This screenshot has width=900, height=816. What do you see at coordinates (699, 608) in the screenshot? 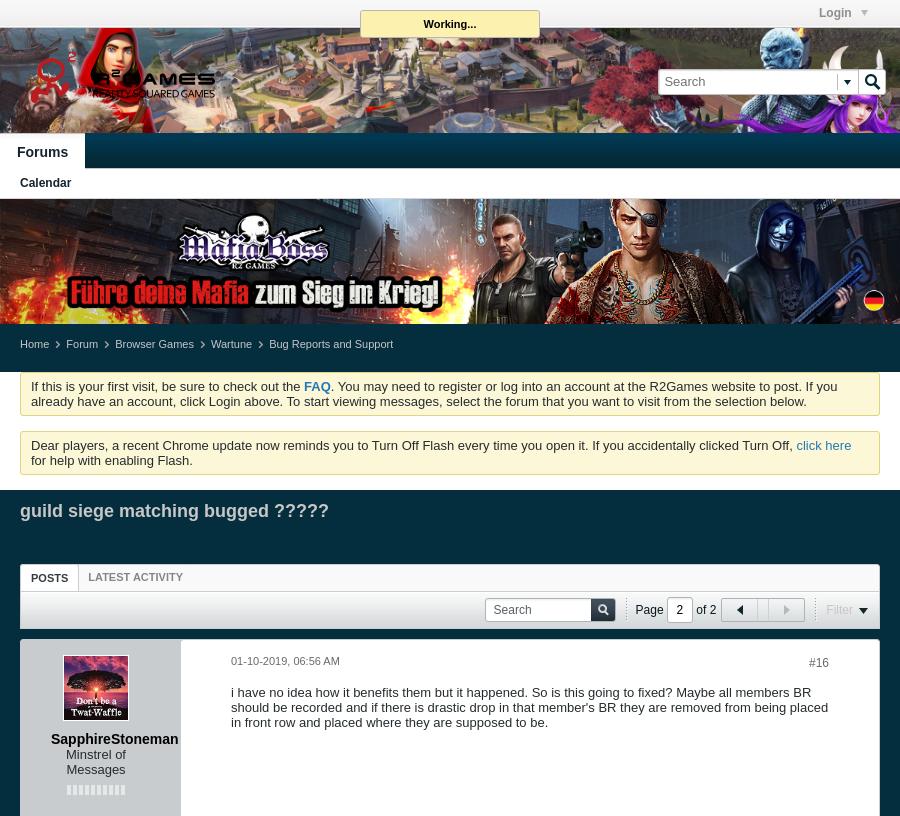
I see `'of'` at bounding box center [699, 608].